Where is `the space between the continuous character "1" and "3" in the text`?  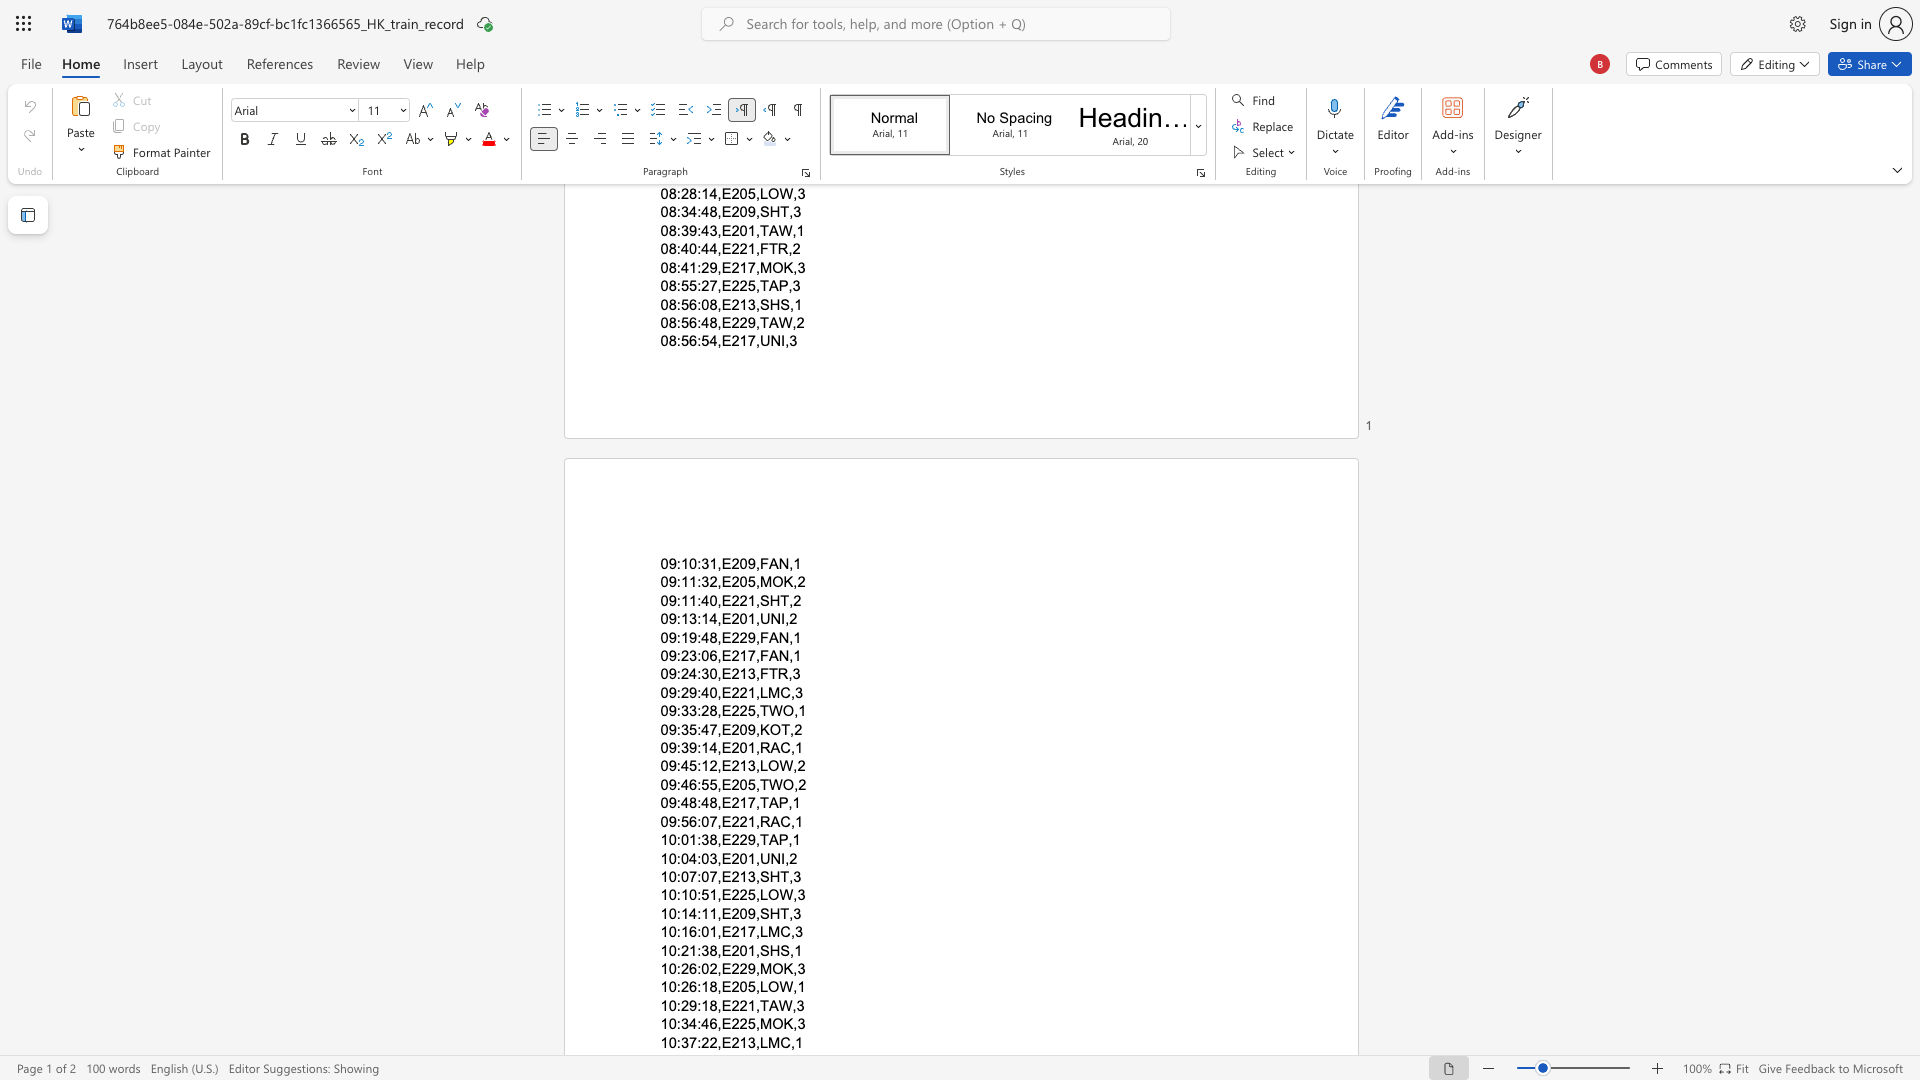
the space between the continuous character "1" and "3" in the text is located at coordinates (689, 618).